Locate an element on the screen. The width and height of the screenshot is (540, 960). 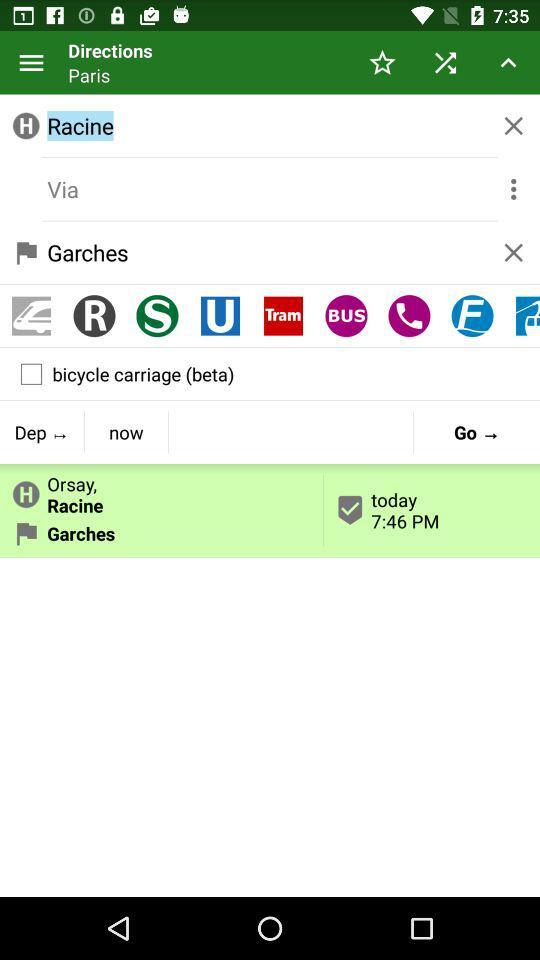
the label icon is located at coordinates (30, 338).